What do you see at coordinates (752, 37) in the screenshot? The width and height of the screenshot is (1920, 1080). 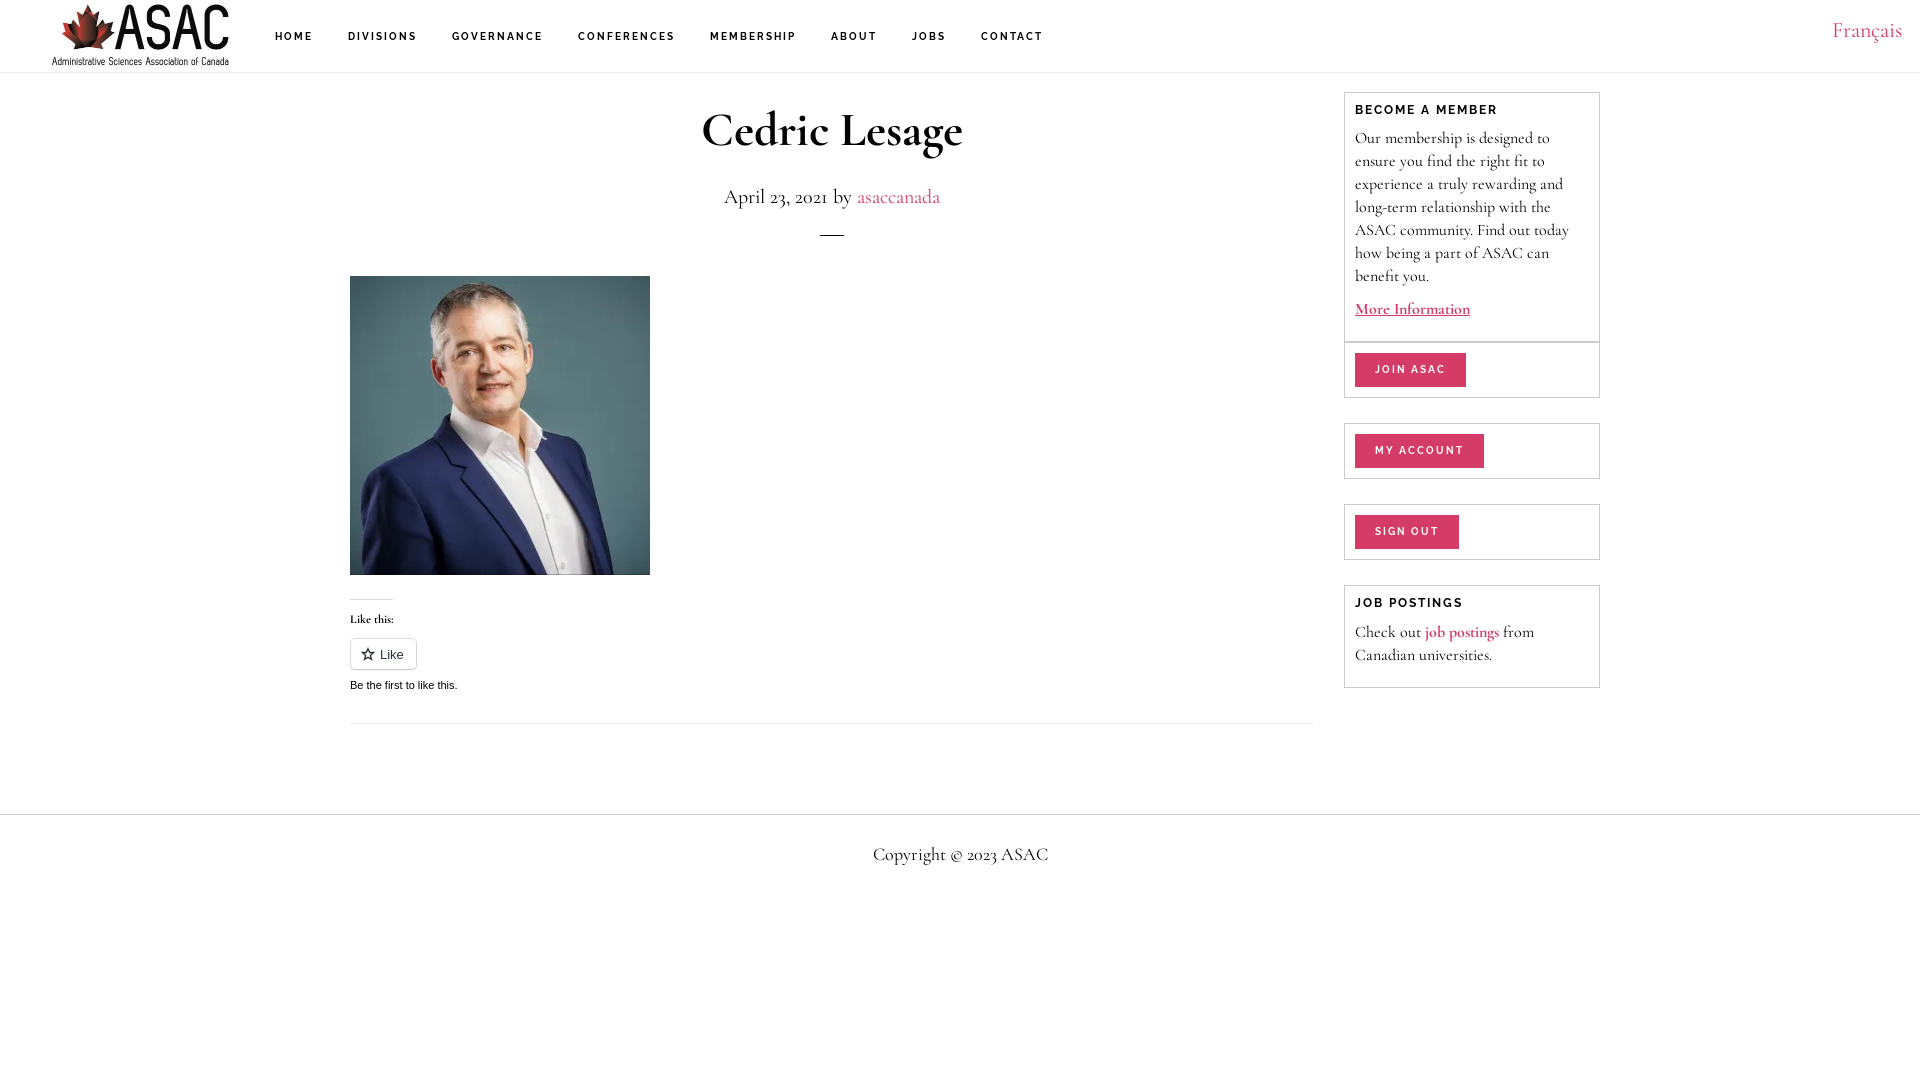 I see `'MEMBERSHIP'` at bounding box center [752, 37].